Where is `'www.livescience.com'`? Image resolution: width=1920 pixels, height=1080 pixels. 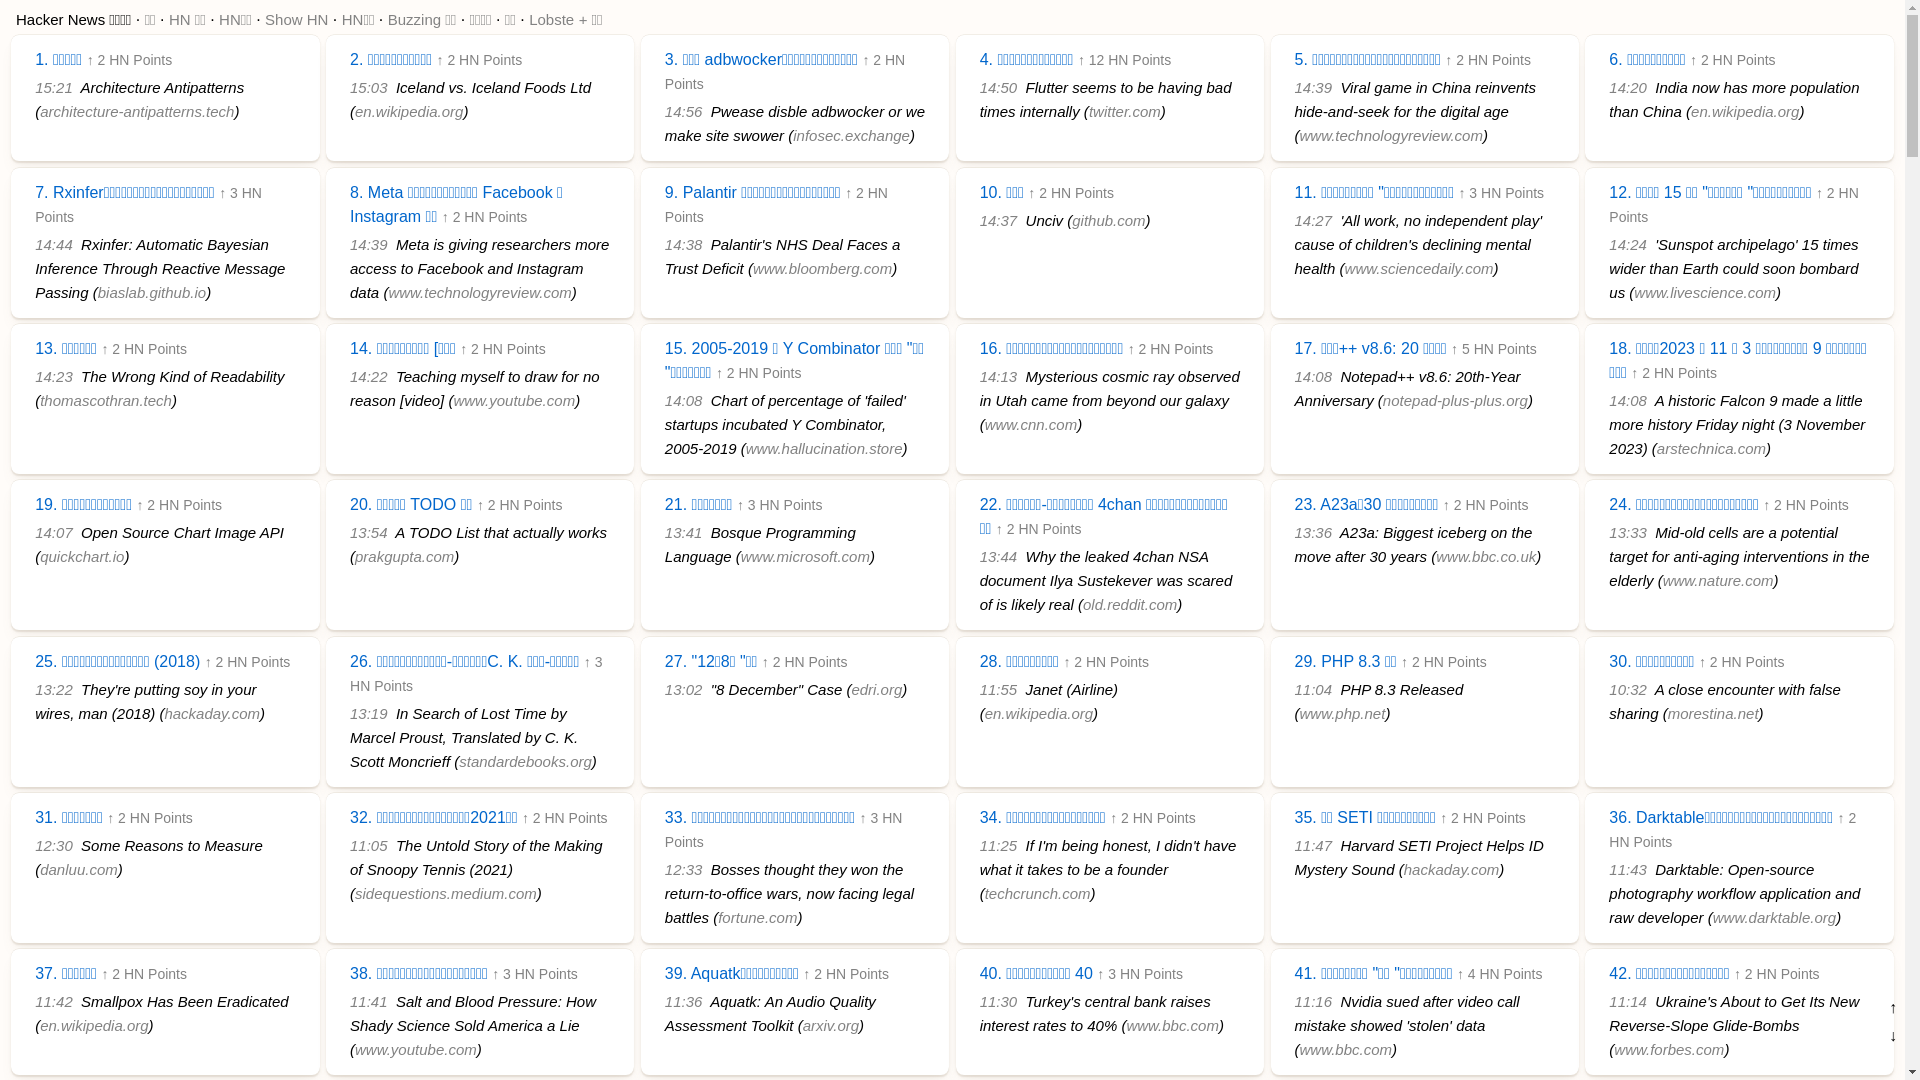 'www.livescience.com' is located at coordinates (1703, 292).